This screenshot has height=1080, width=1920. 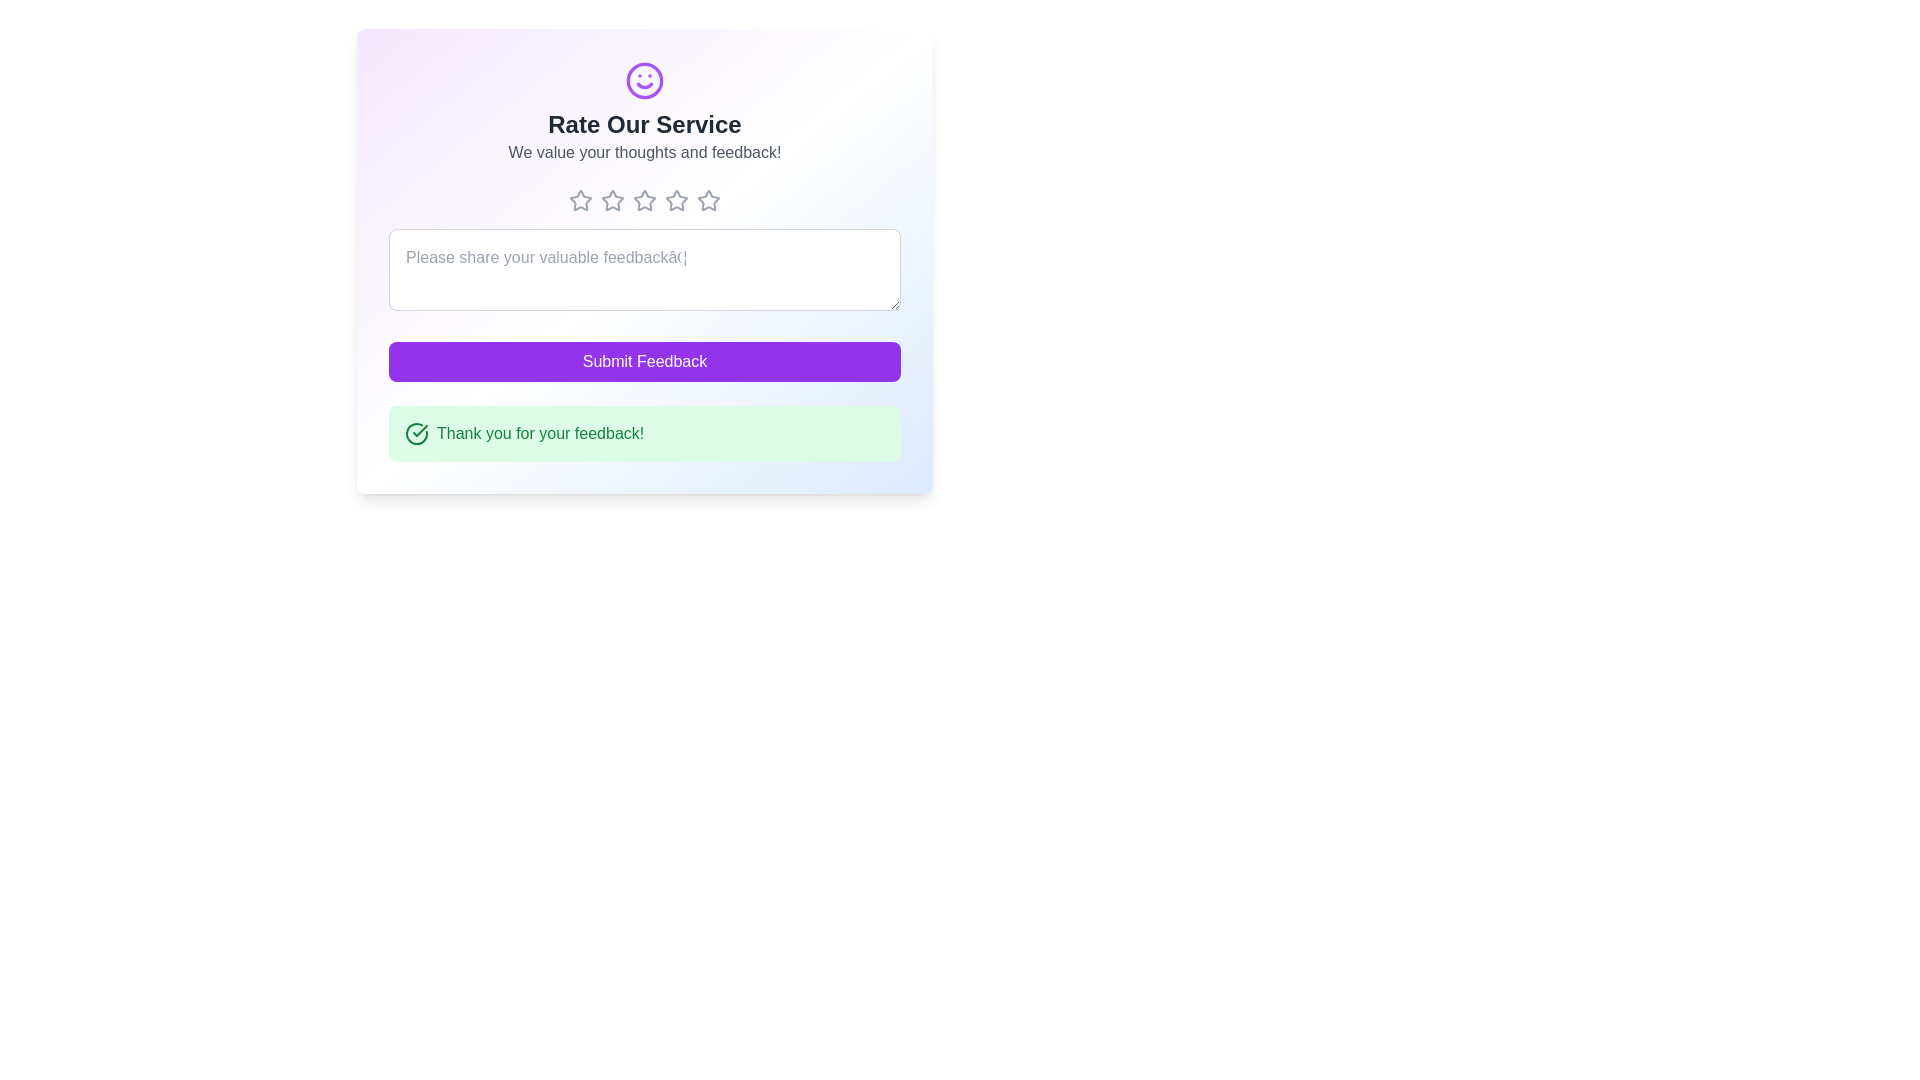 I want to click on the third star-shaped interactive rating icon, which is highlighted to indicate selection, so click(x=676, y=200).